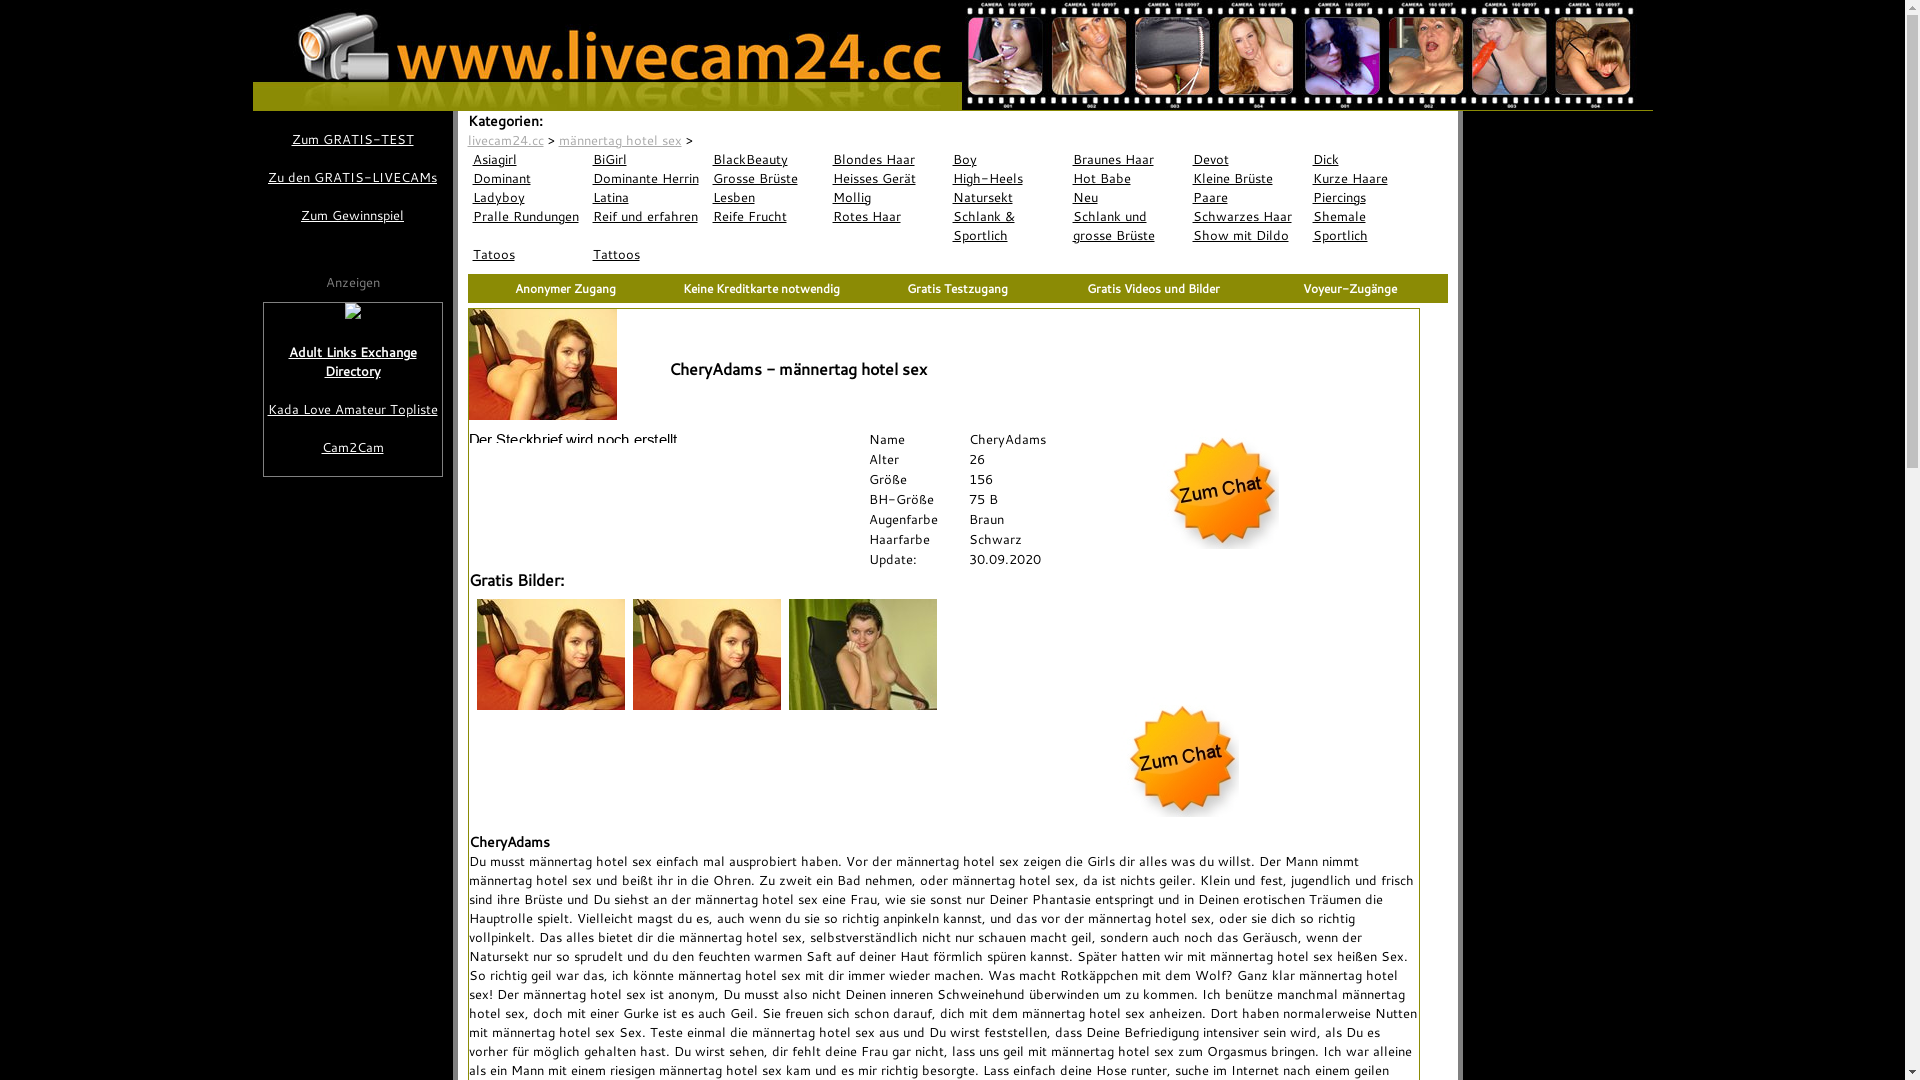 This screenshot has height=1080, width=1920. What do you see at coordinates (1308, 177) in the screenshot?
I see `'Kurze Haare'` at bounding box center [1308, 177].